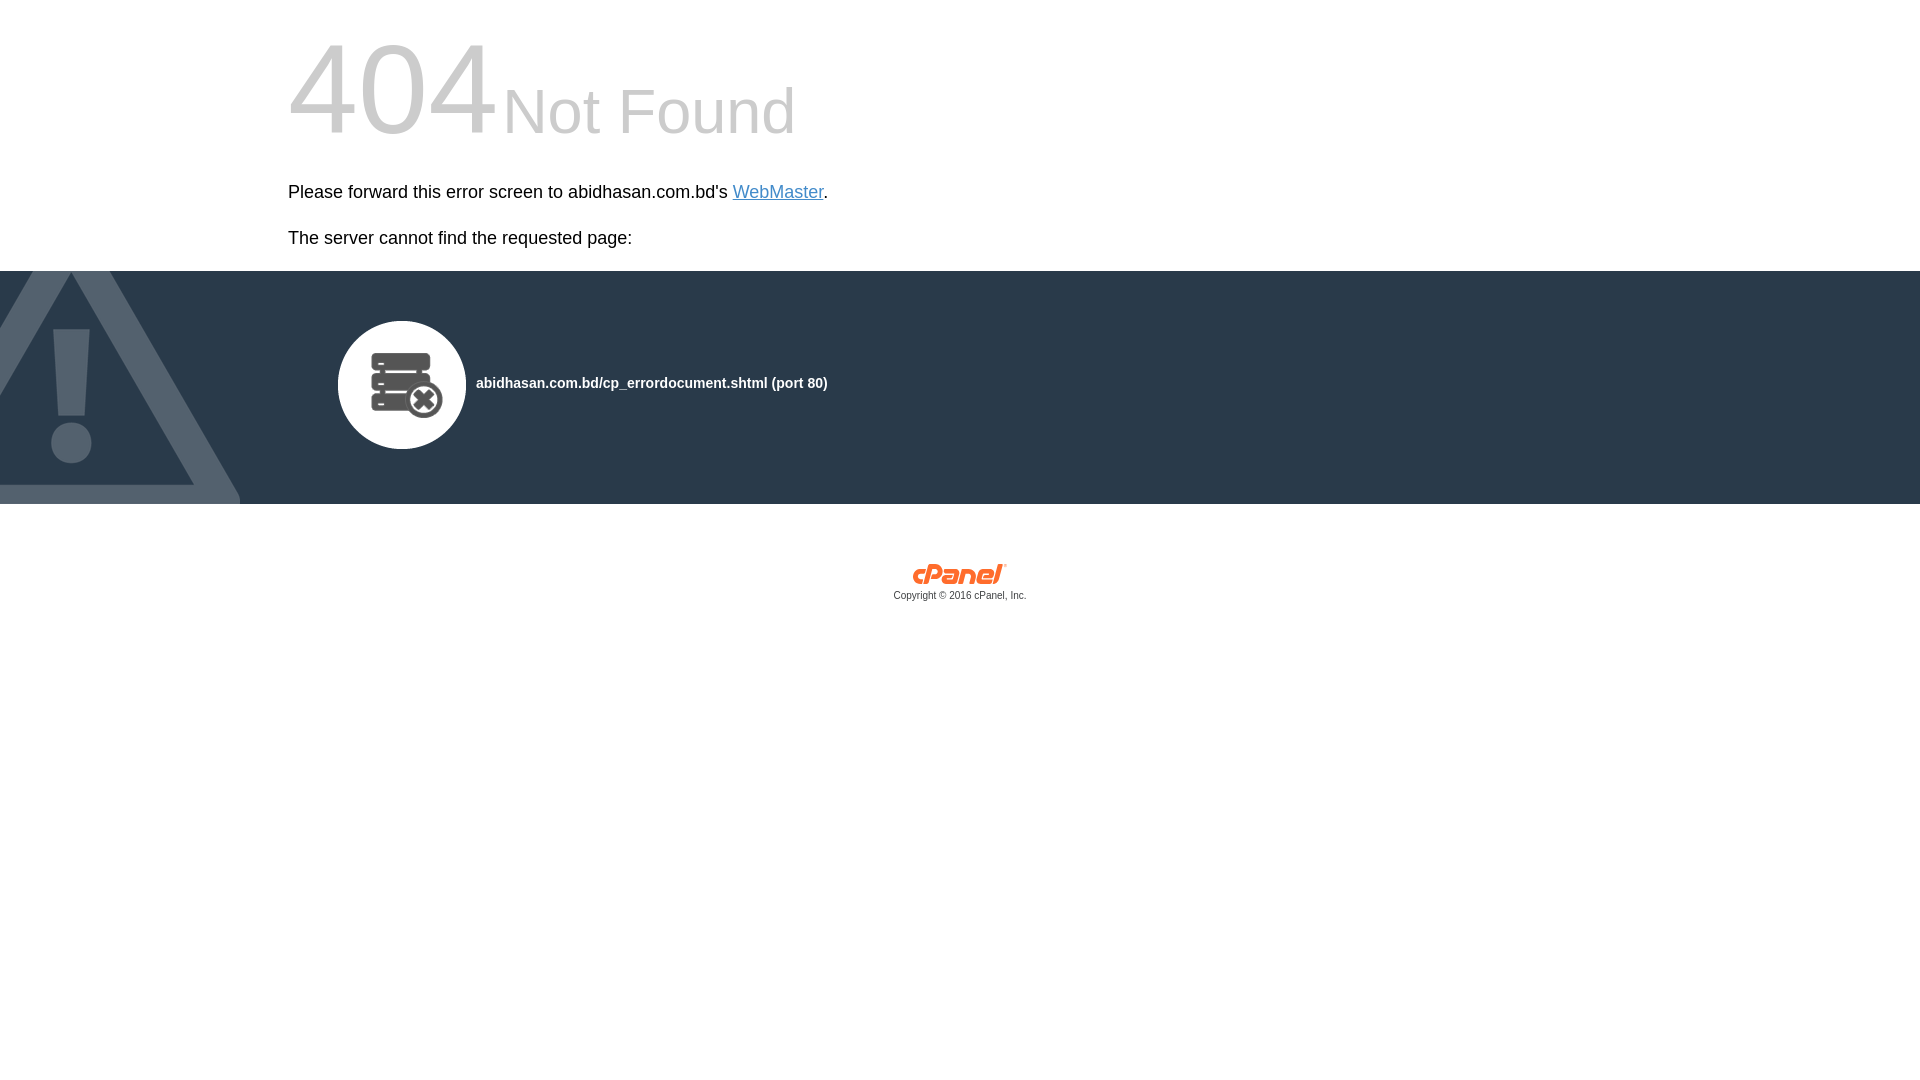  What do you see at coordinates (777, 192) in the screenshot?
I see `'WebMaster'` at bounding box center [777, 192].